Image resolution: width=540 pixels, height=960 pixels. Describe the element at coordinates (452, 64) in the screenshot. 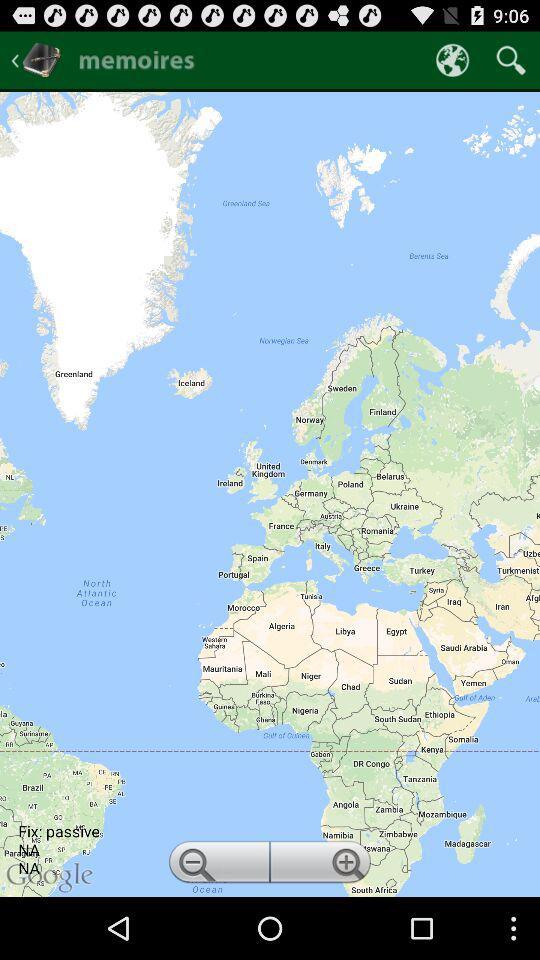

I see `the globe icon` at that location.